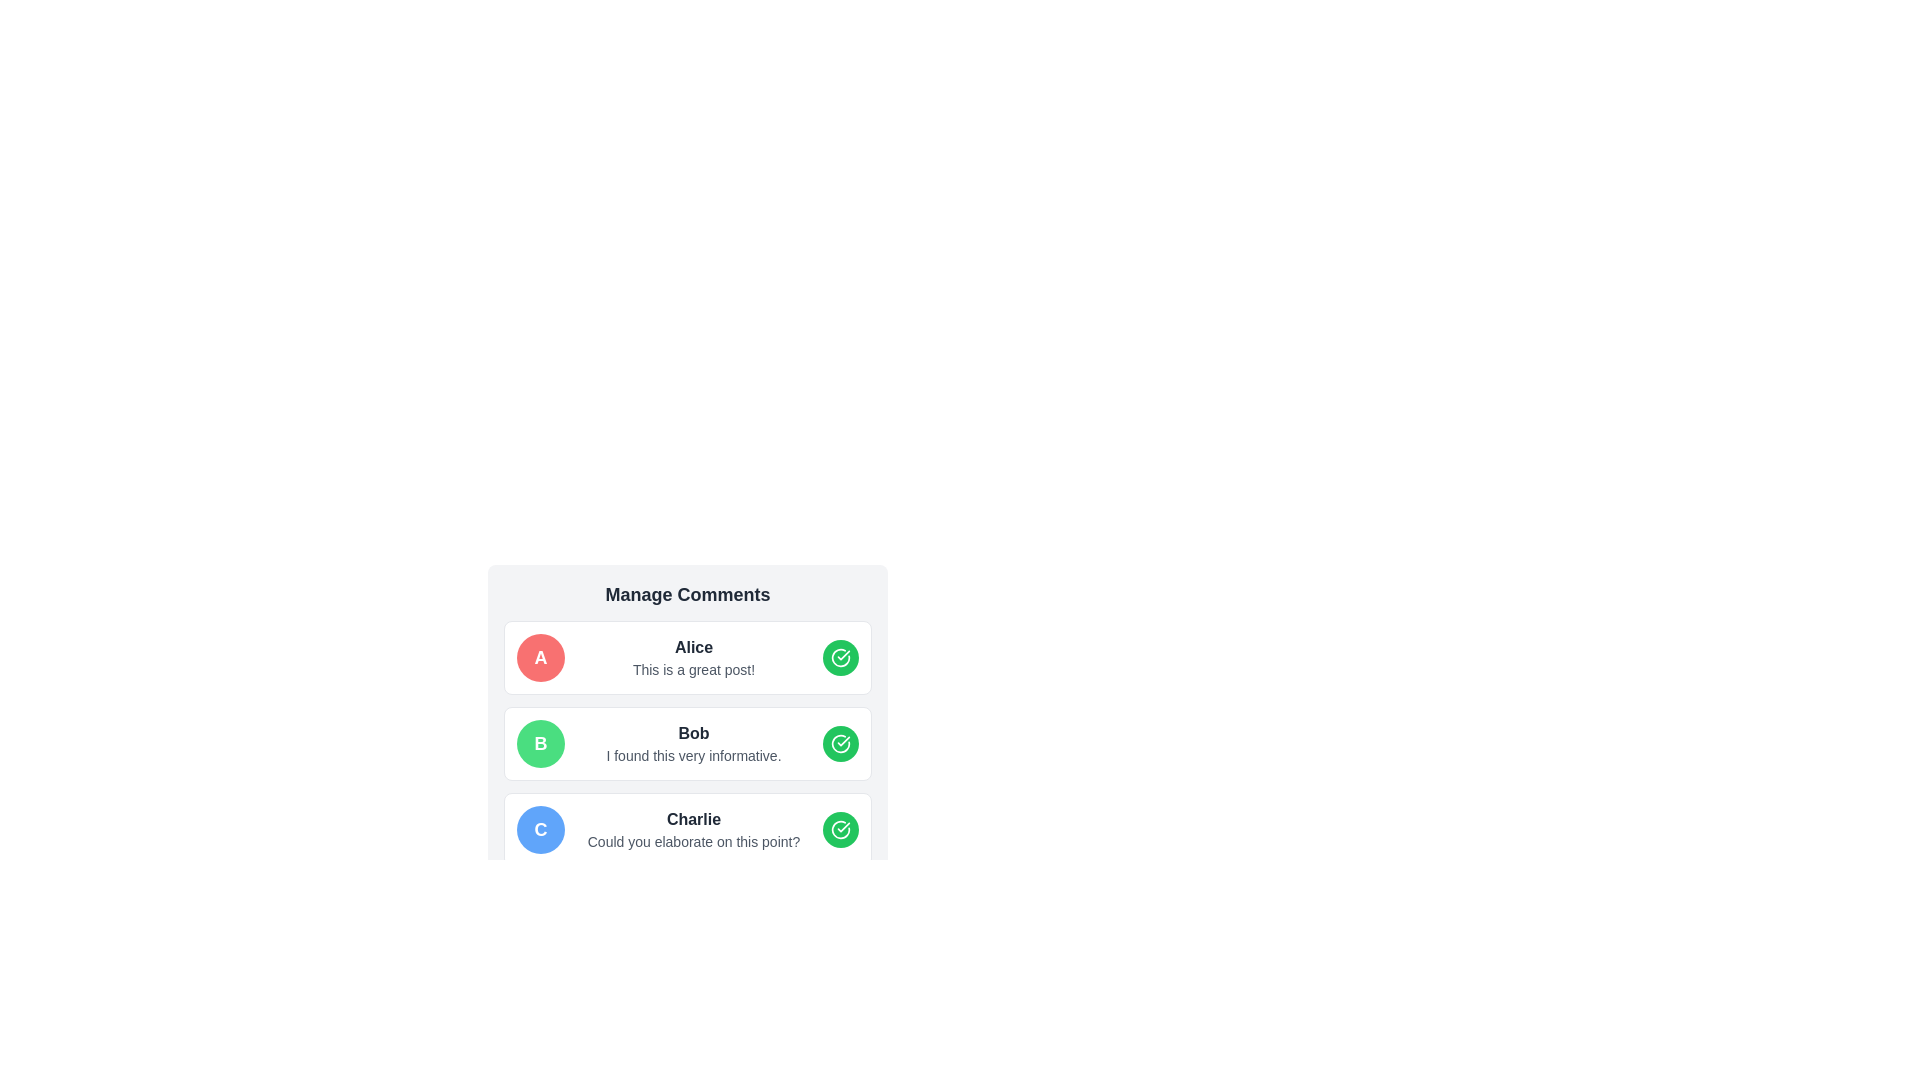 This screenshot has height=1080, width=1920. I want to click on text label that says 'I found this very informative.' located beneath the name 'Bob' in the second comment section of the 'Manage Comments' interface, so click(694, 756).